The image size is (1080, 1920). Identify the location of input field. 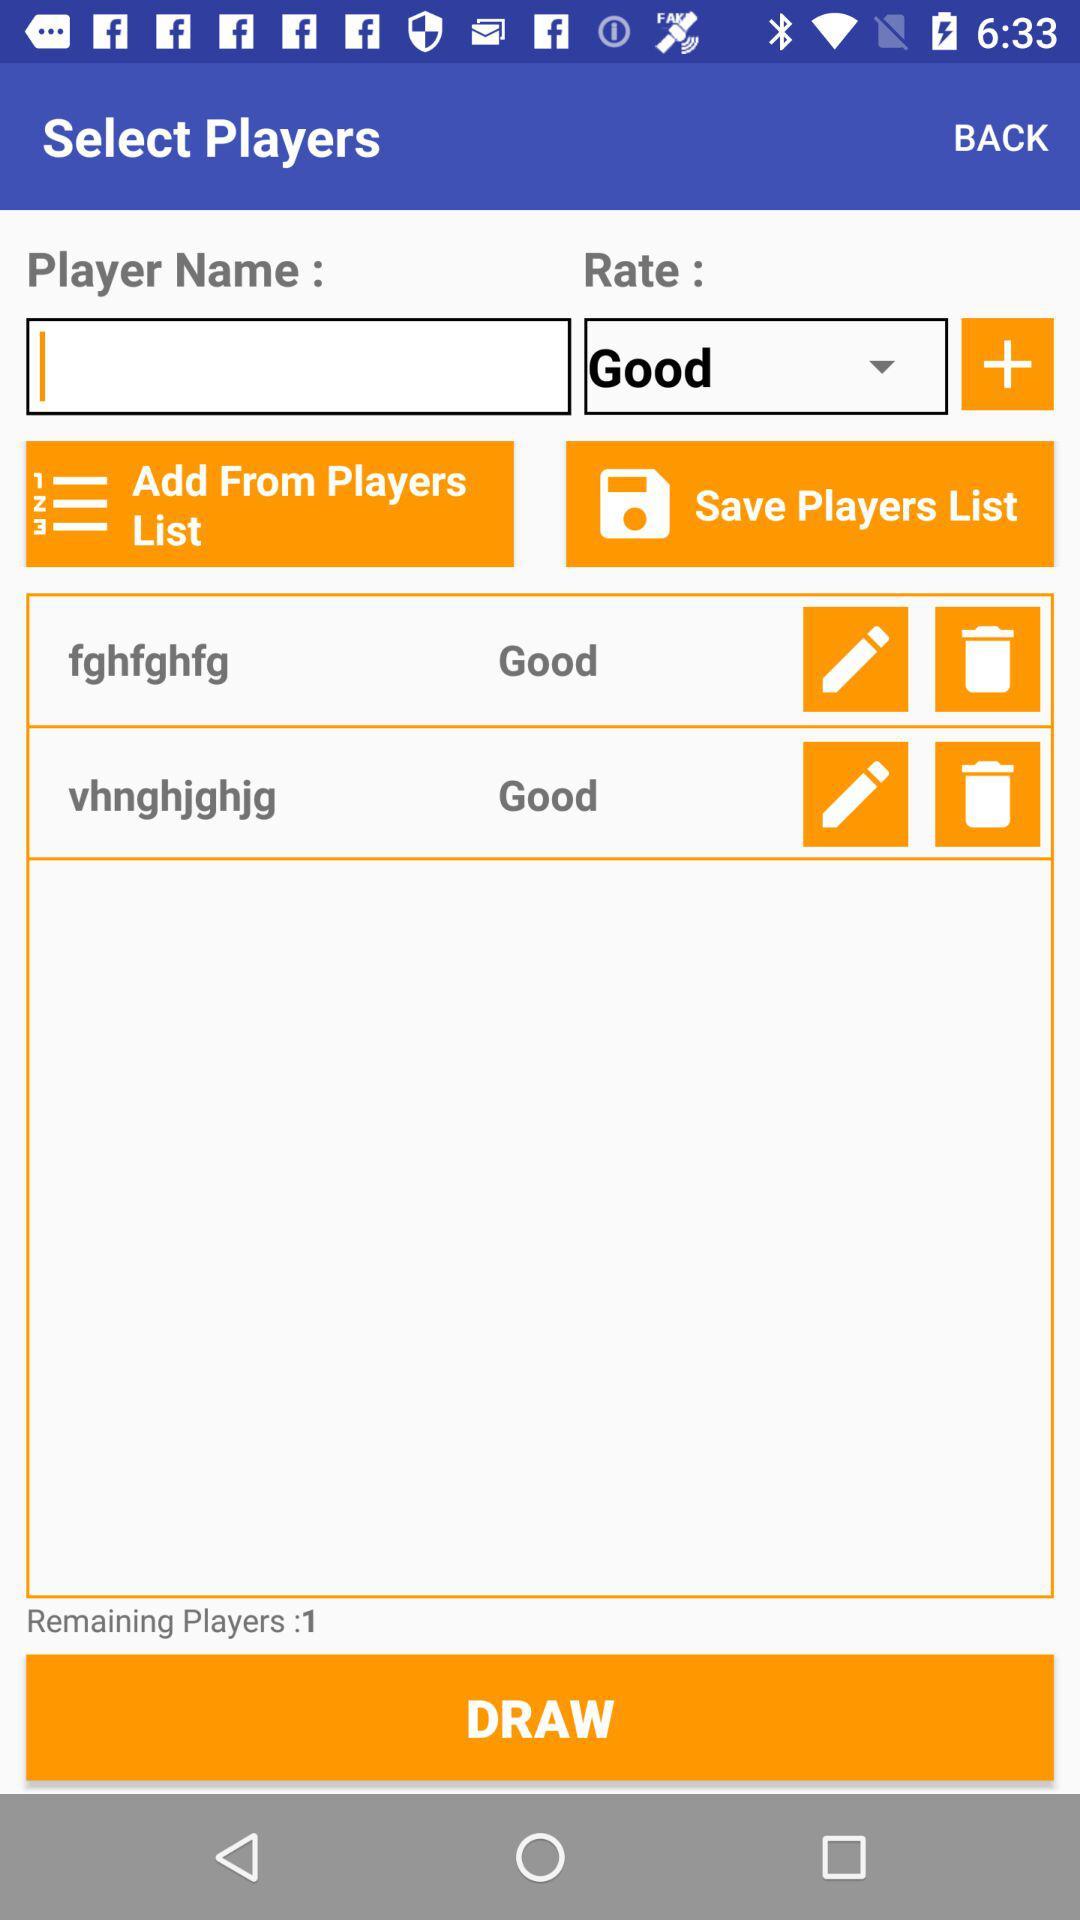
(298, 366).